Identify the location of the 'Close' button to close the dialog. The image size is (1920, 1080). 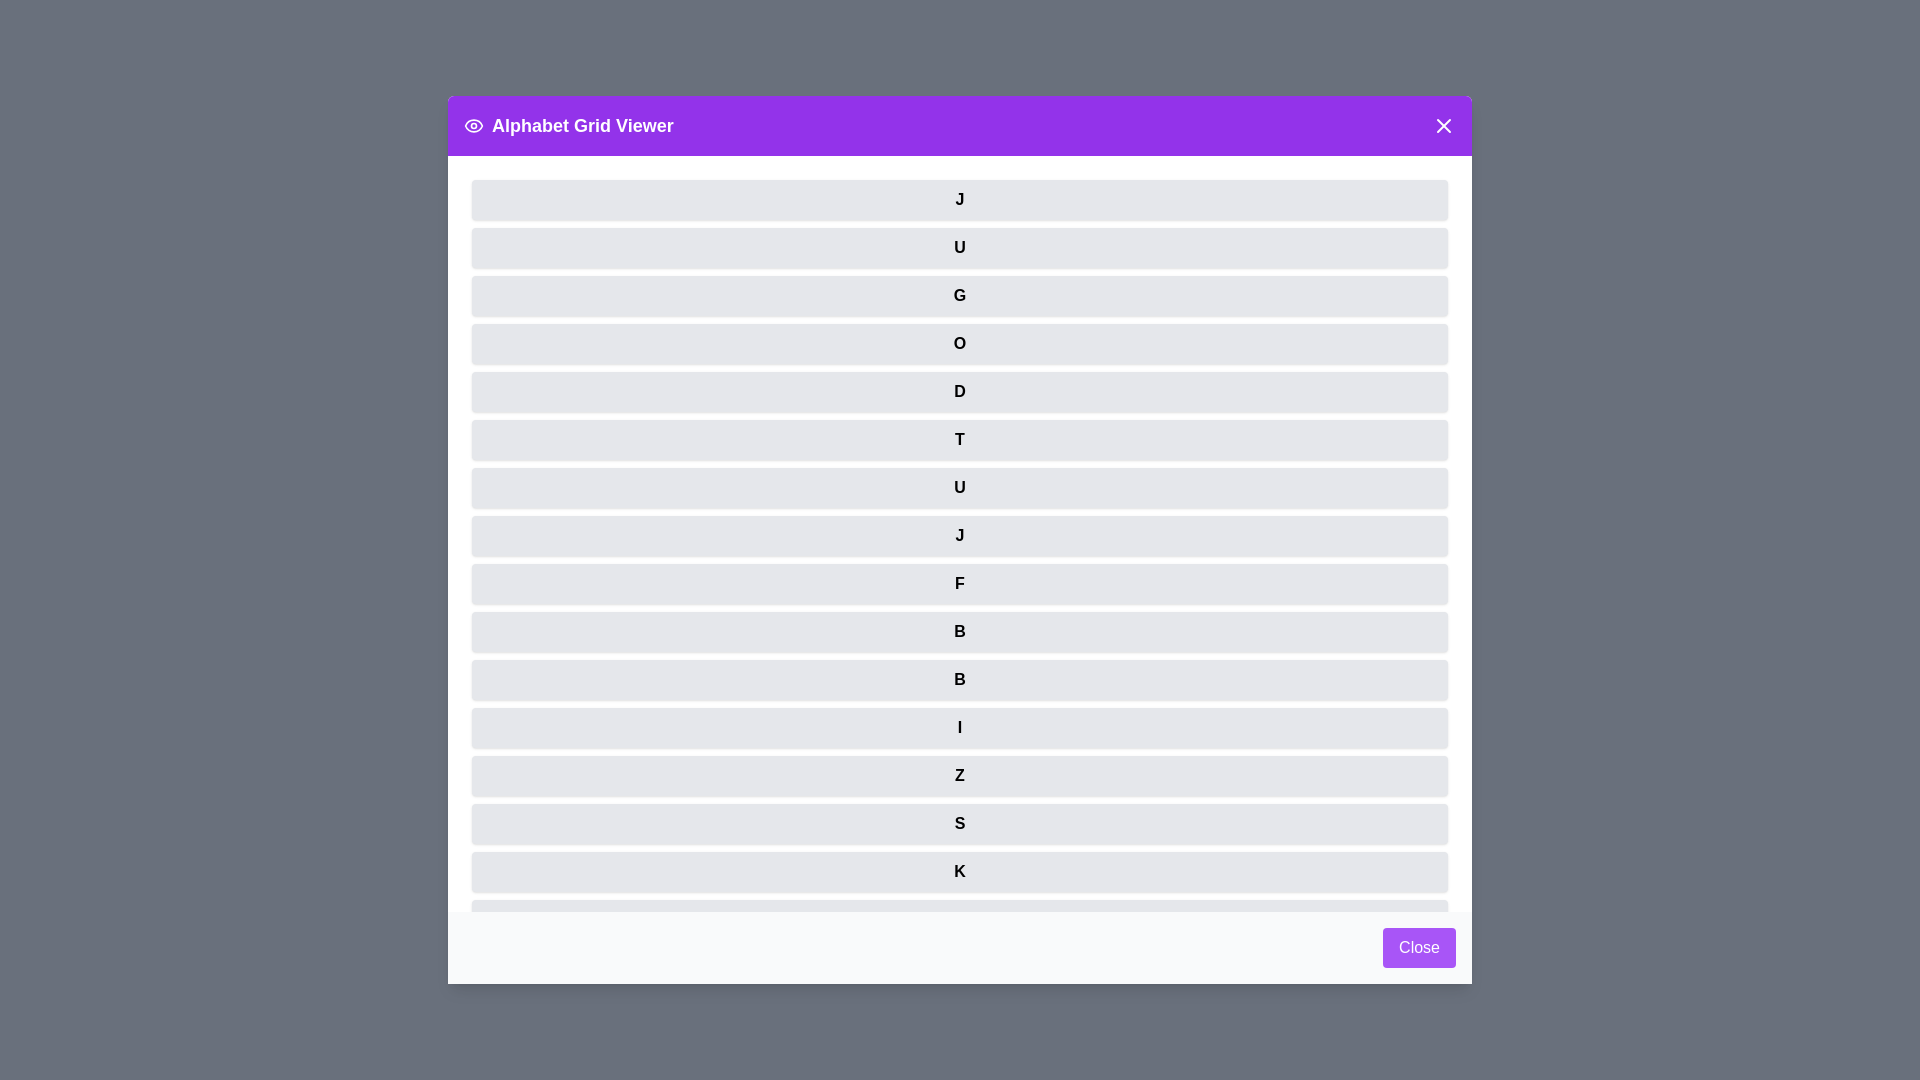
(1418, 947).